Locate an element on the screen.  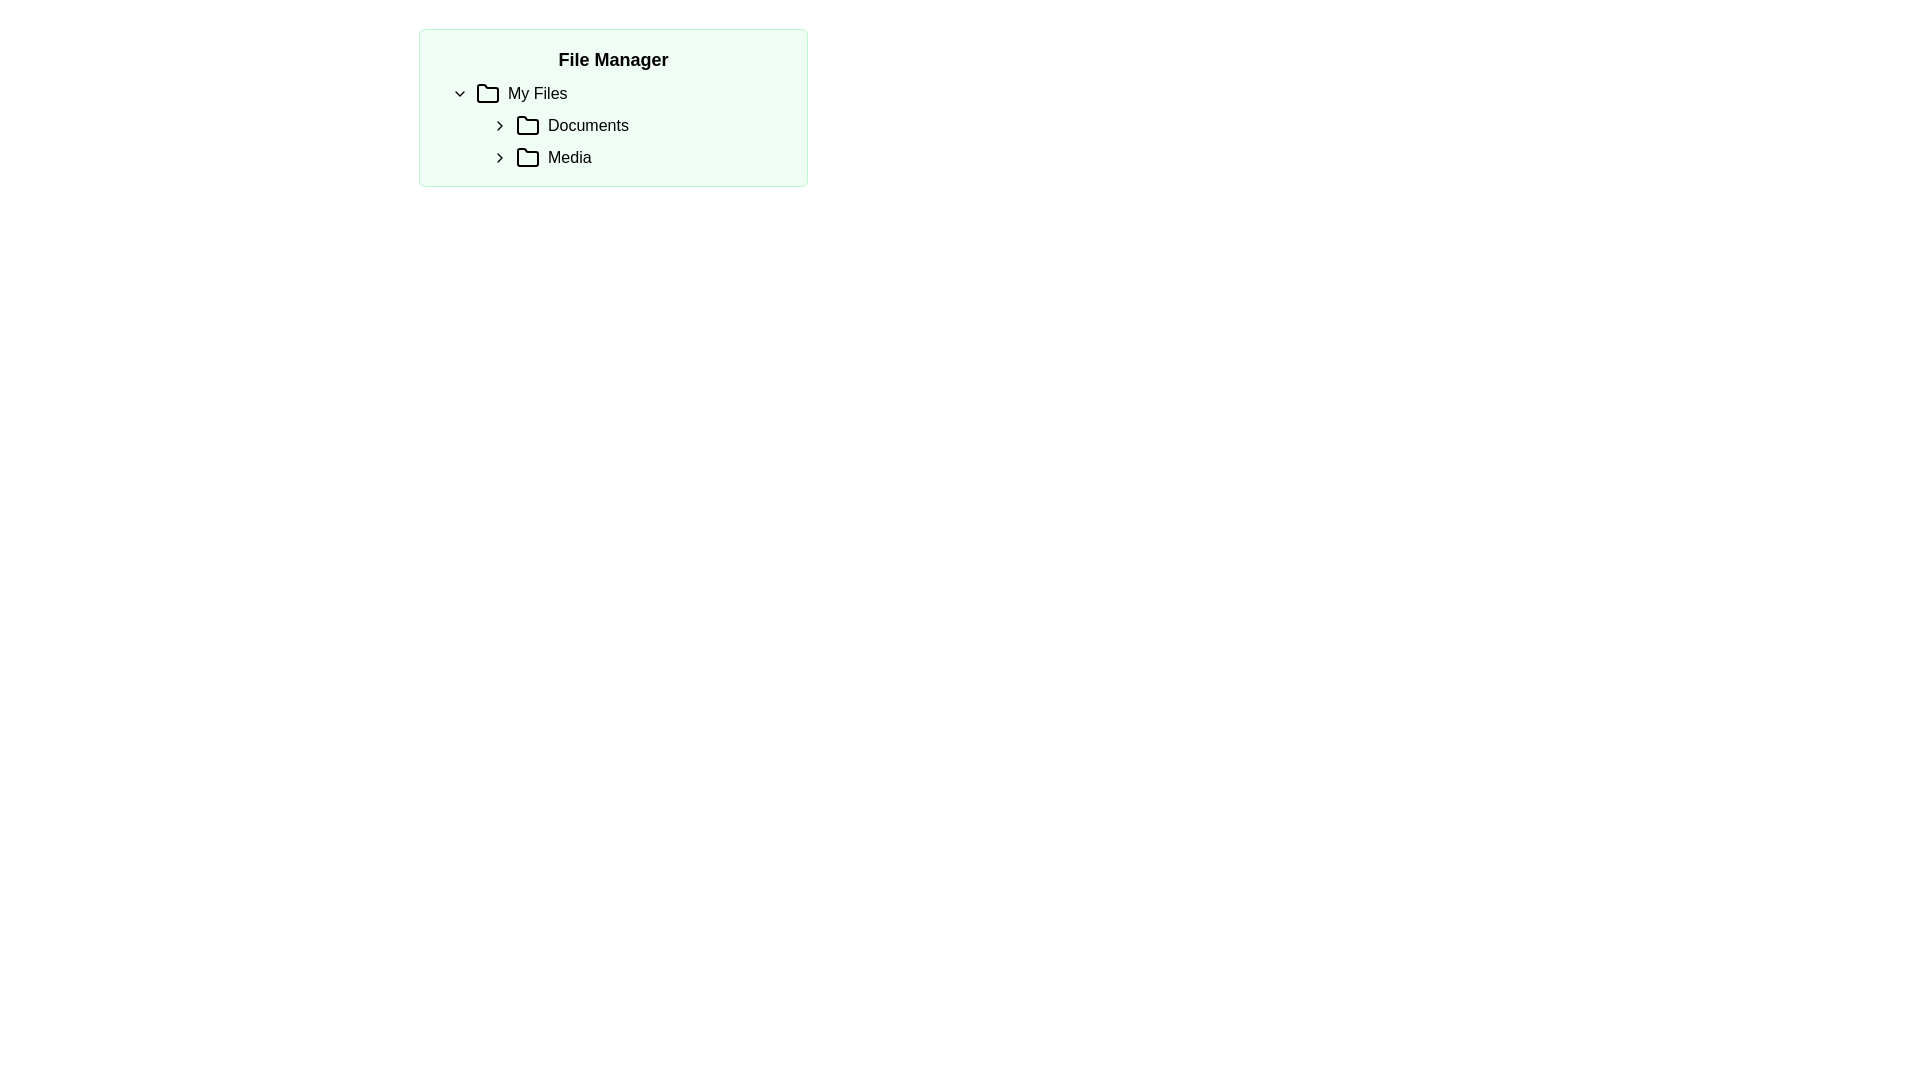
on the folder icon representing the 'Documents' is located at coordinates (528, 124).